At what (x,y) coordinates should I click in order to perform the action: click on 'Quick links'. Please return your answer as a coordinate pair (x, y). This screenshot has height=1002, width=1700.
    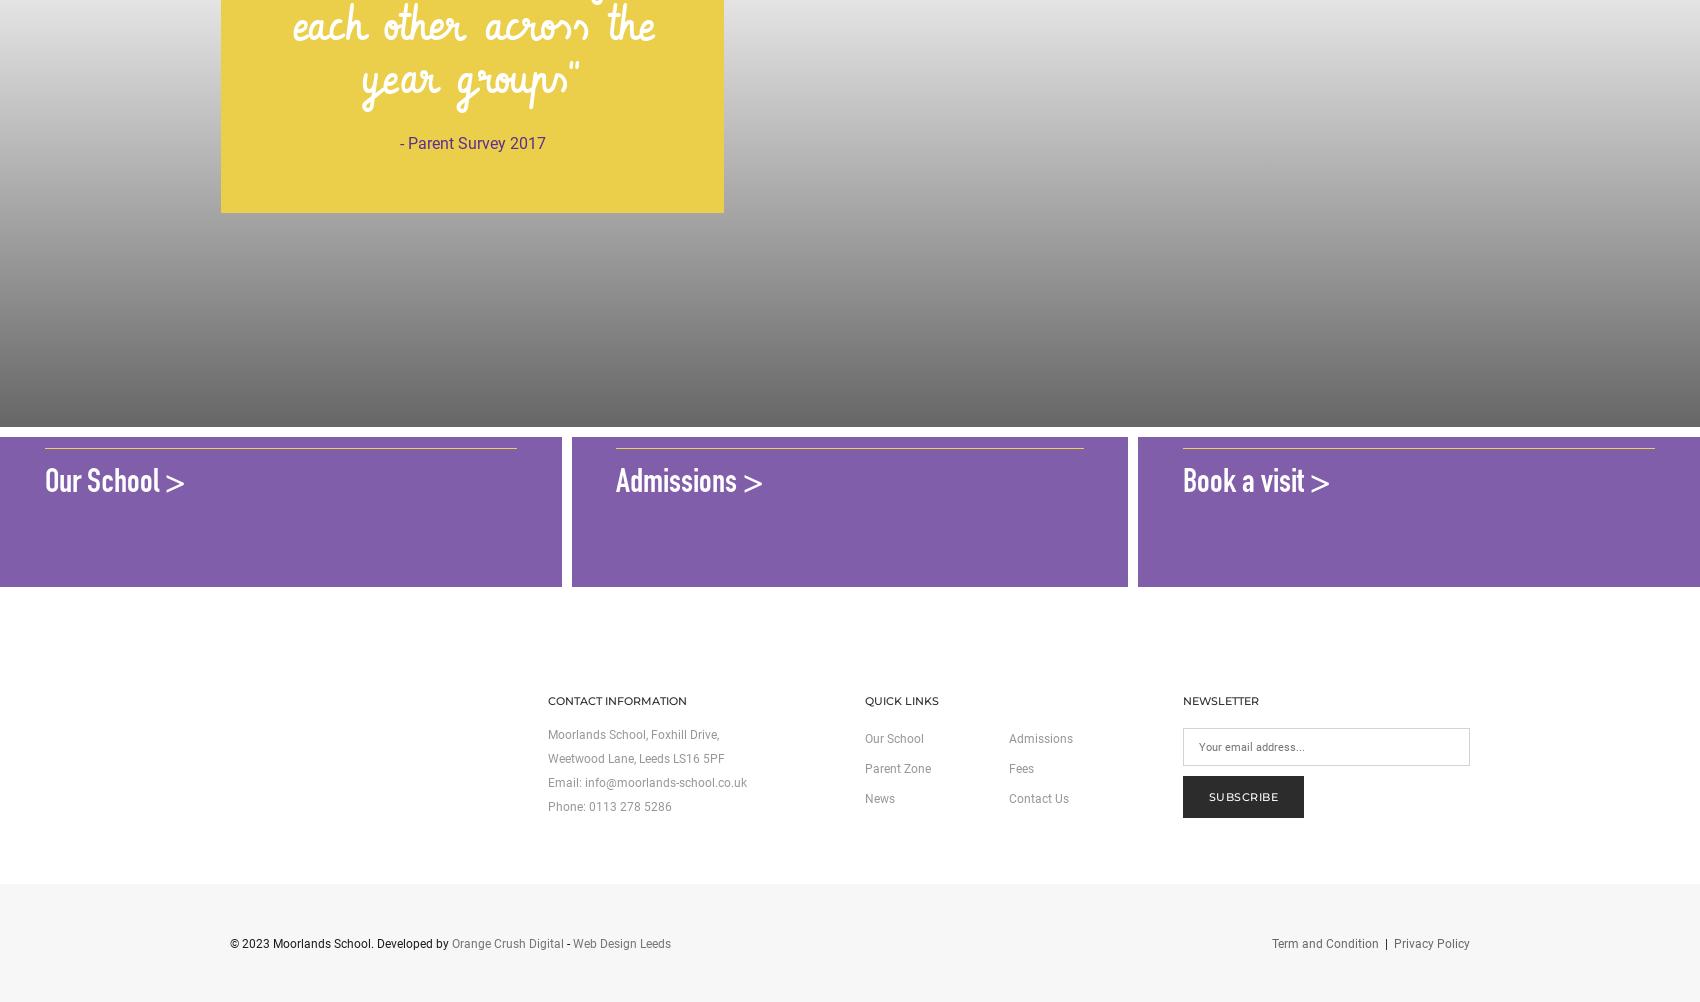
    Looking at the image, I should click on (902, 700).